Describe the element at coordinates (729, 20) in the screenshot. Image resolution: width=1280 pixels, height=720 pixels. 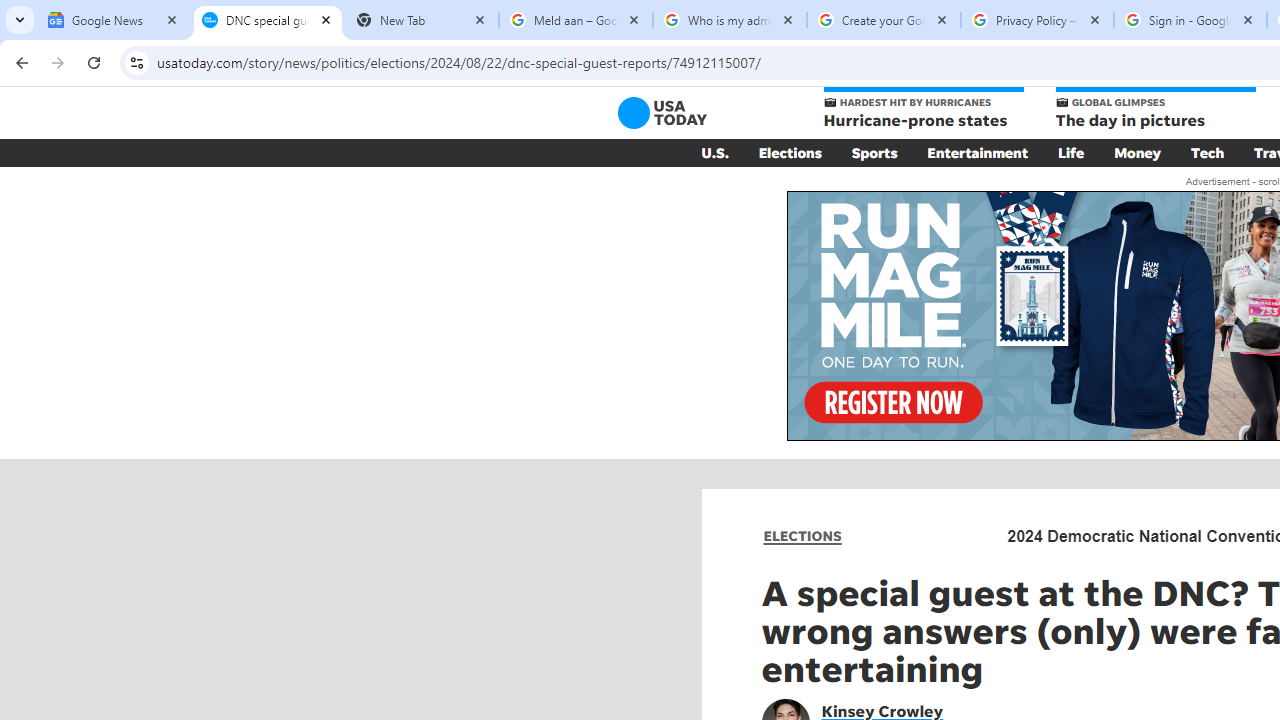
I see `'Who is my administrator? - Google Account Help'` at that location.